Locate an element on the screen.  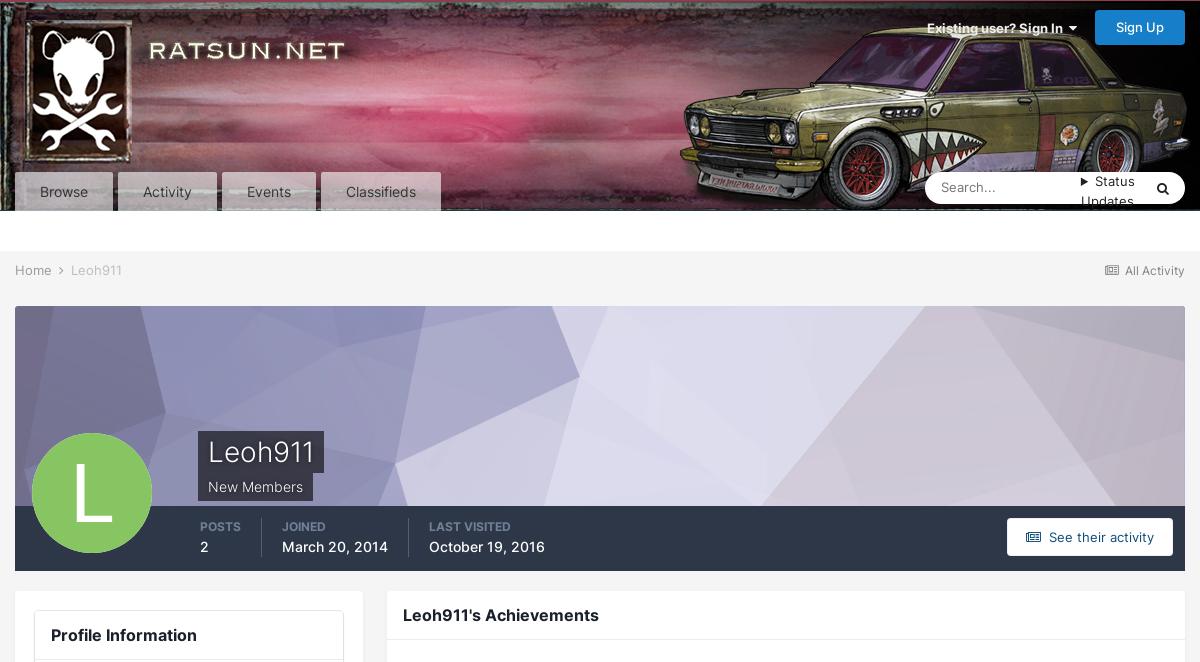
'Sign Up' is located at coordinates (1115, 27).